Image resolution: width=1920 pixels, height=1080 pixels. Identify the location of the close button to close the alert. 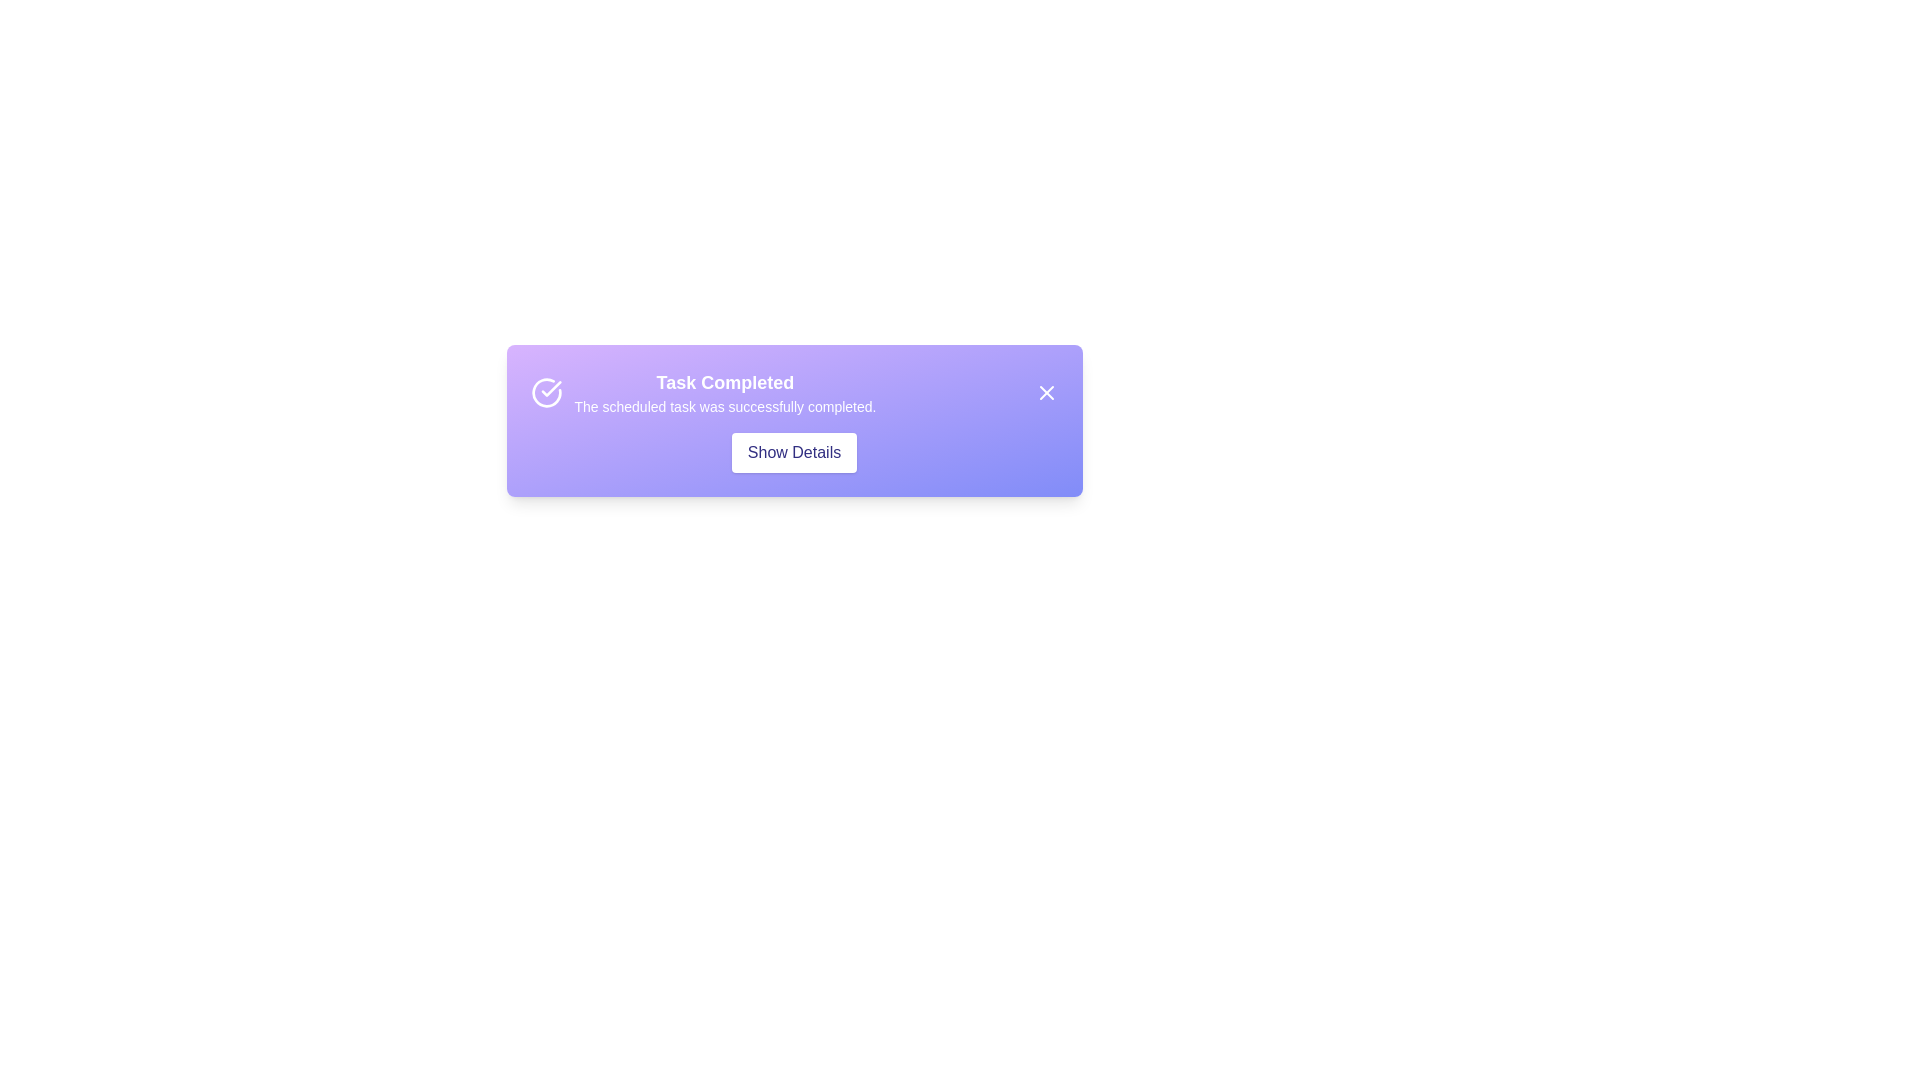
(1045, 393).